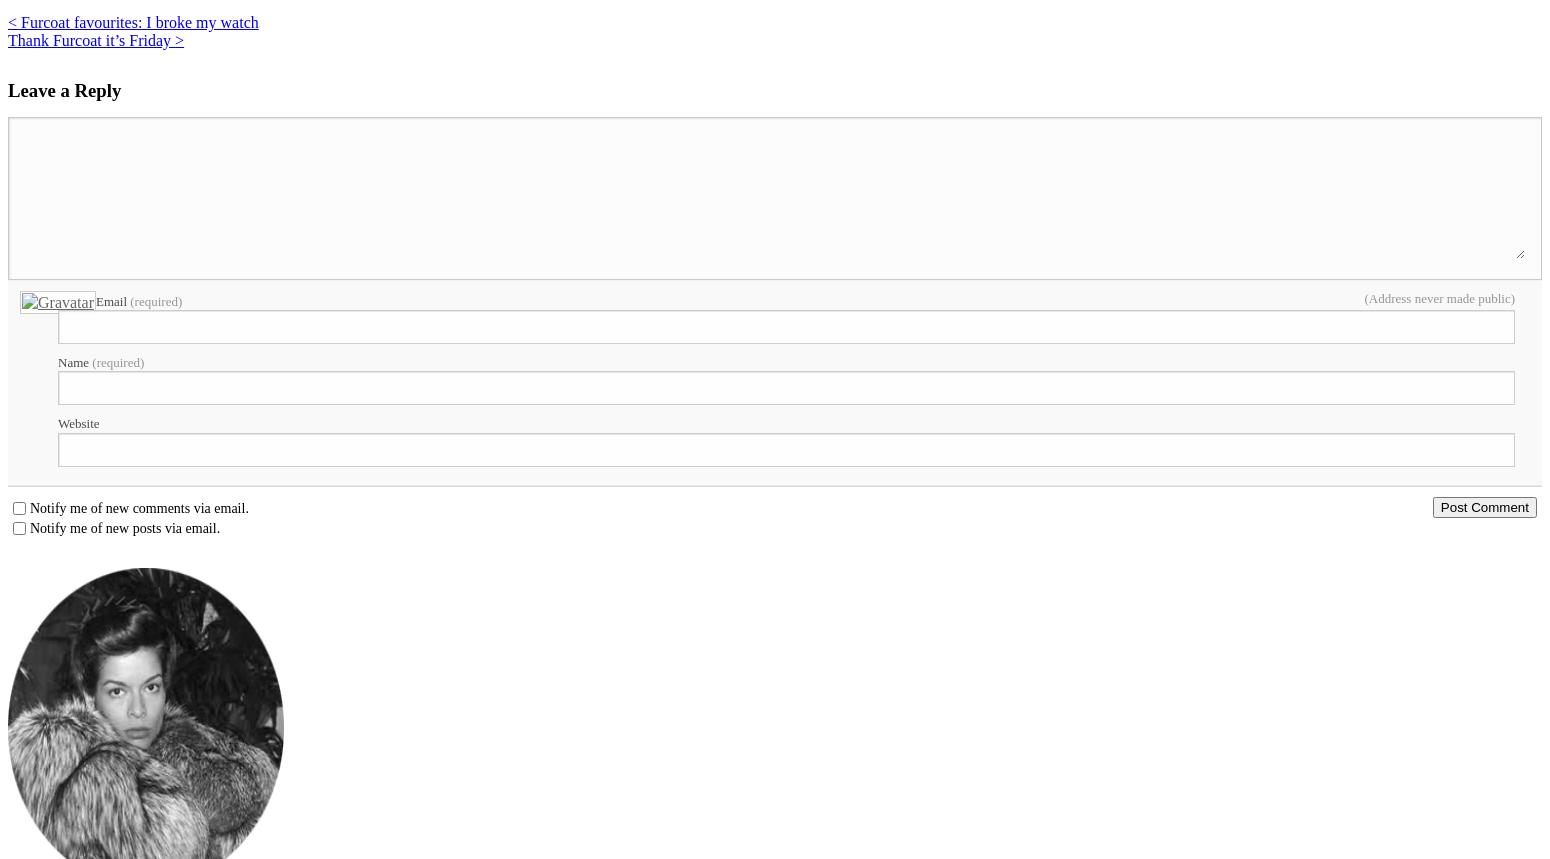 This screenshot has width=1550, height=859. I want to click on 'Website', so click(78, 423).